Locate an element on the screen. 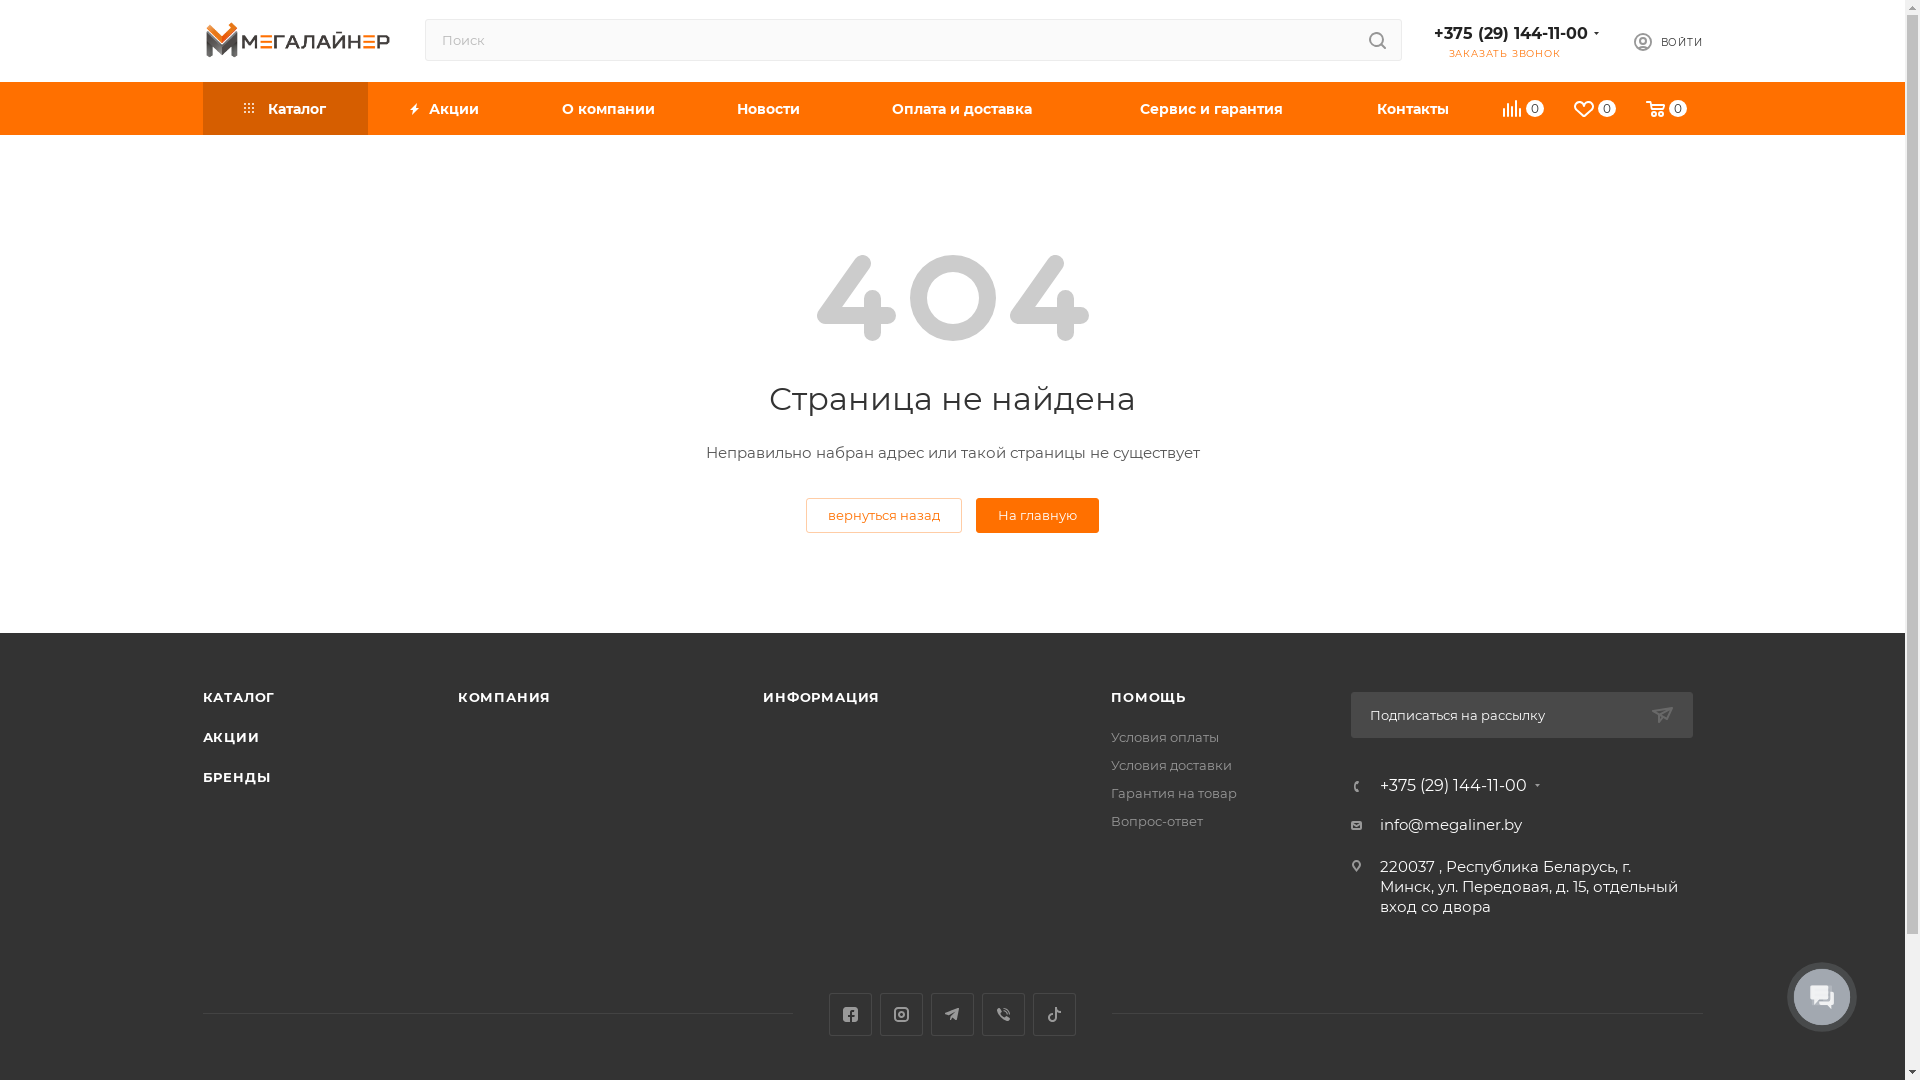 This screenshot has height=1080, width=1920. 'Telegram' is located at coordinates (930, 1014).